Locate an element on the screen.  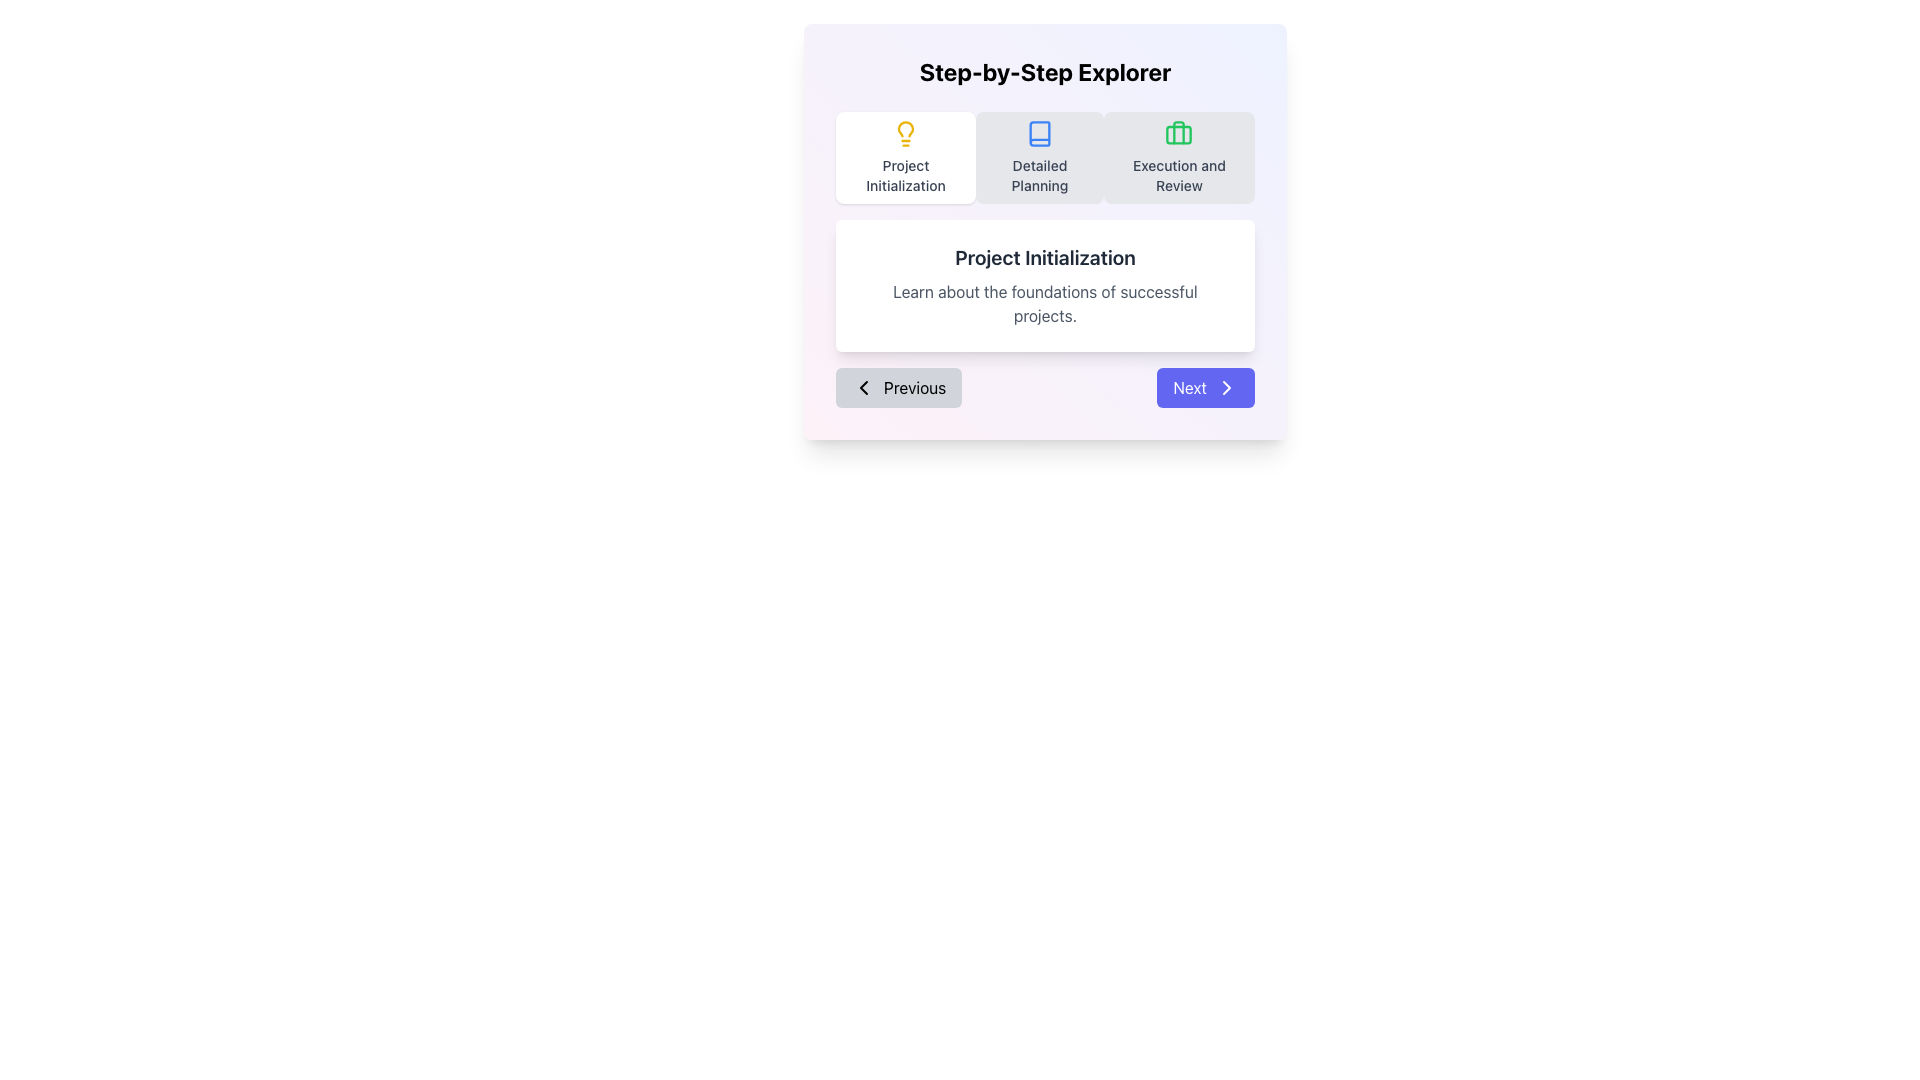
the chevron icon, which is a small white arrow on a purple circular background, located within the 'Next' button at the bottom-right corner of the dialog box is located at coordinates (1226, 388).